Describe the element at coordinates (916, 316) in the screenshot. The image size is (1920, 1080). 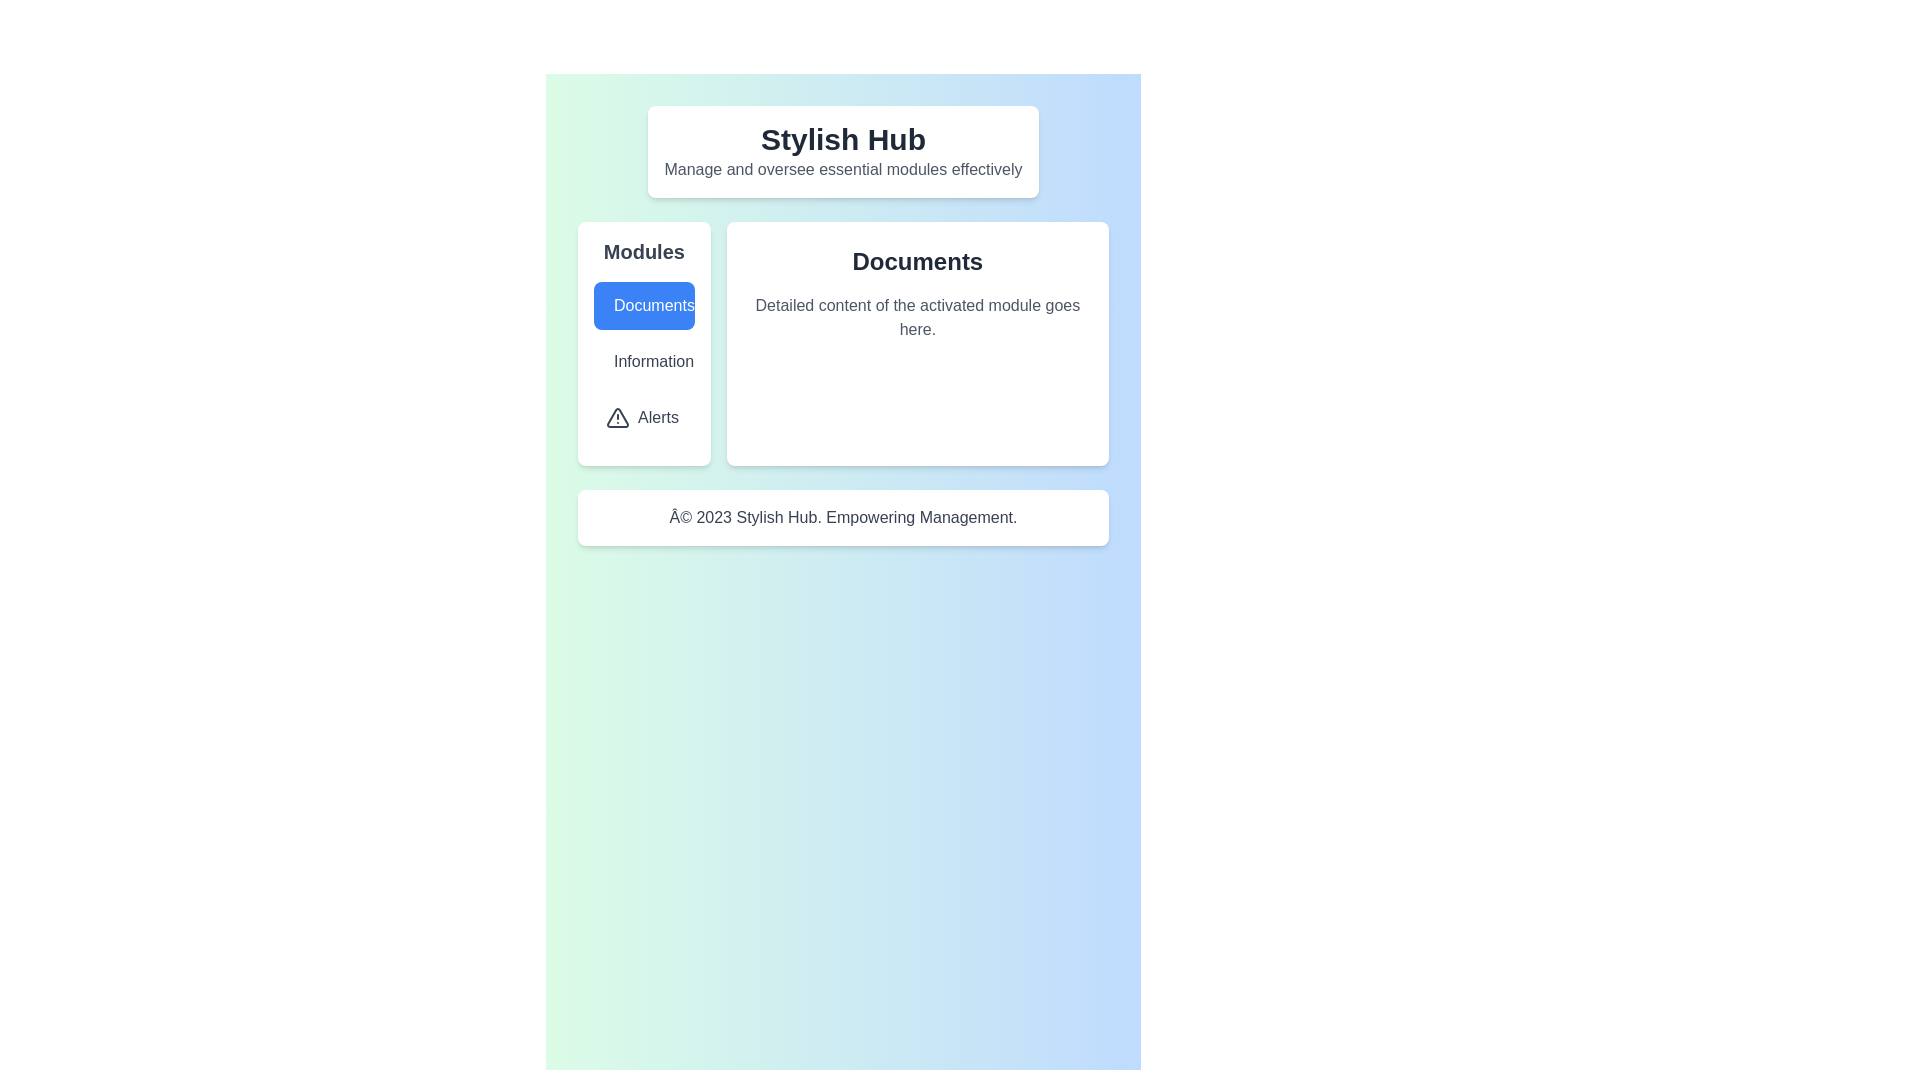
I see `the Text Label located in the 'Documents' section, directly below the header 'Documents', as it provides additional information or context` at that location.